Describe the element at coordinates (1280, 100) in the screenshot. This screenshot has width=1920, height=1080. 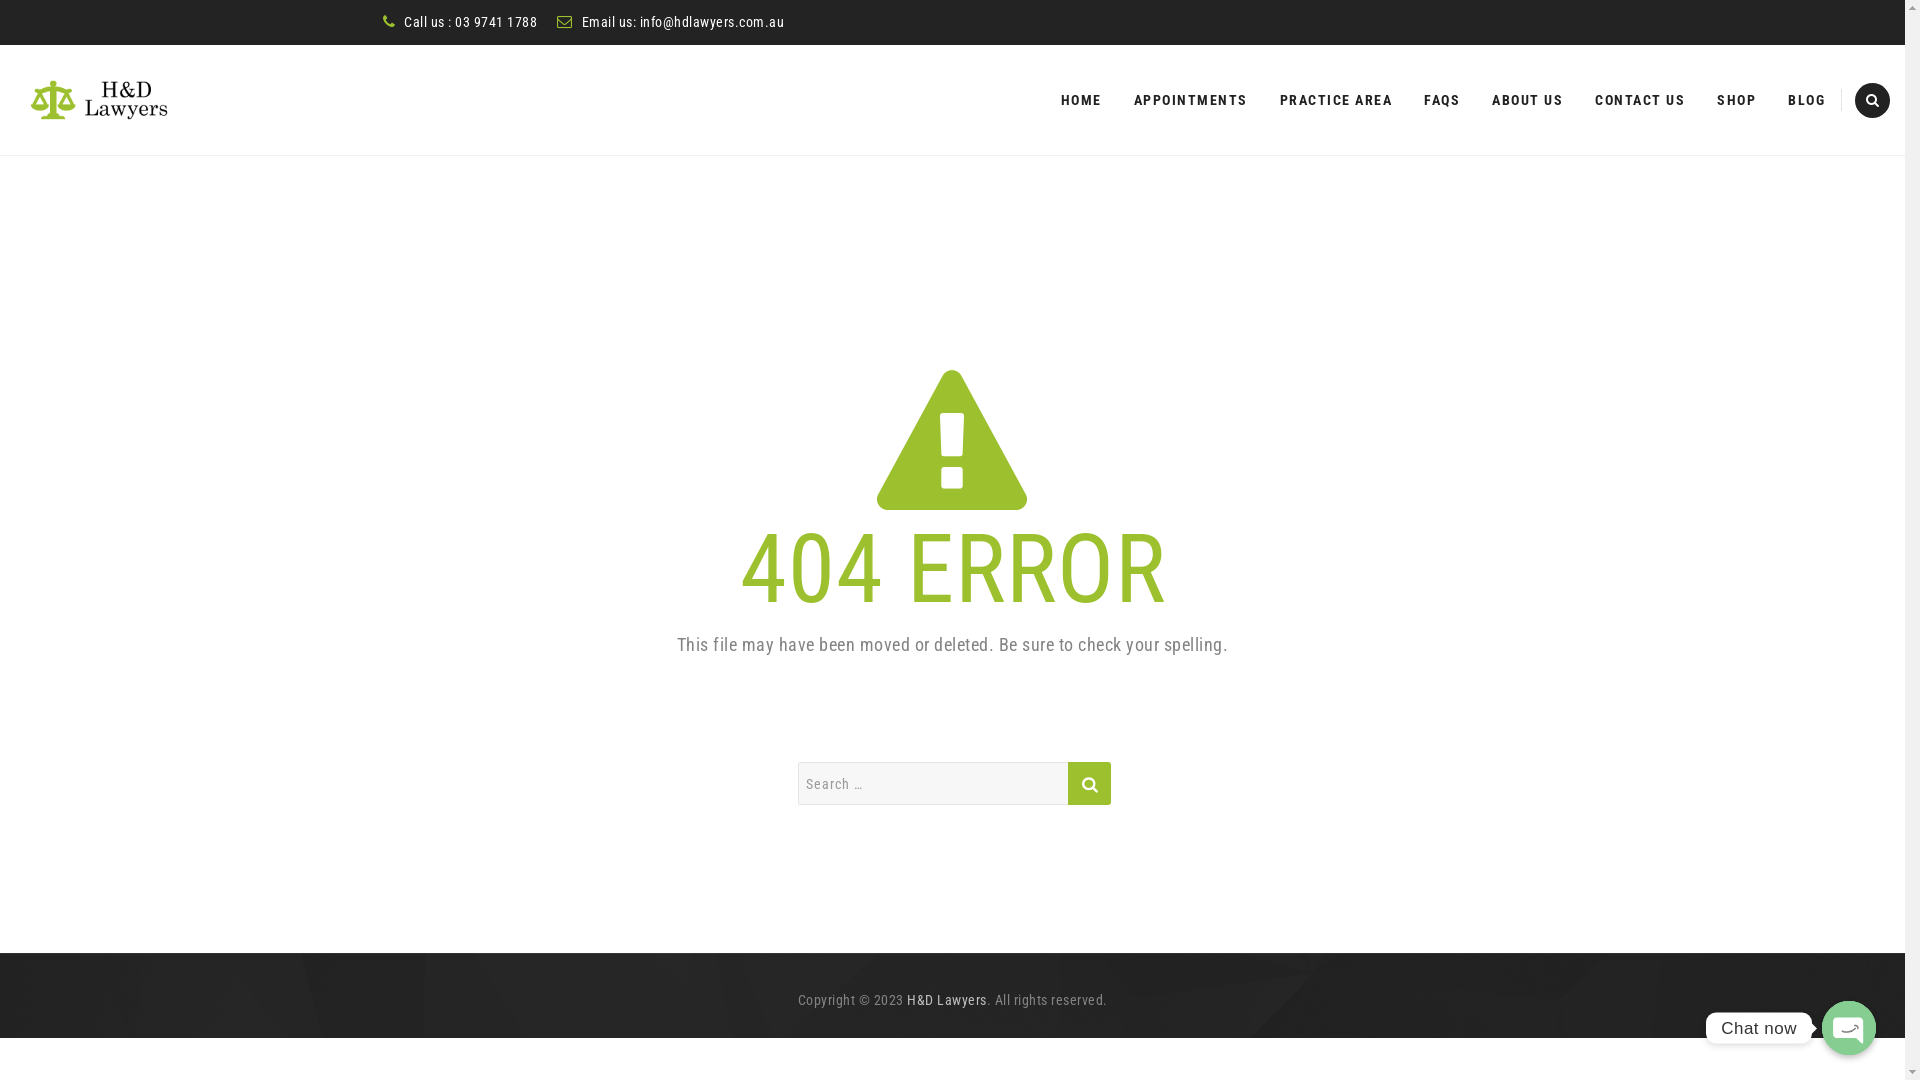
I see `'PRACTICE AREA'` at that location.